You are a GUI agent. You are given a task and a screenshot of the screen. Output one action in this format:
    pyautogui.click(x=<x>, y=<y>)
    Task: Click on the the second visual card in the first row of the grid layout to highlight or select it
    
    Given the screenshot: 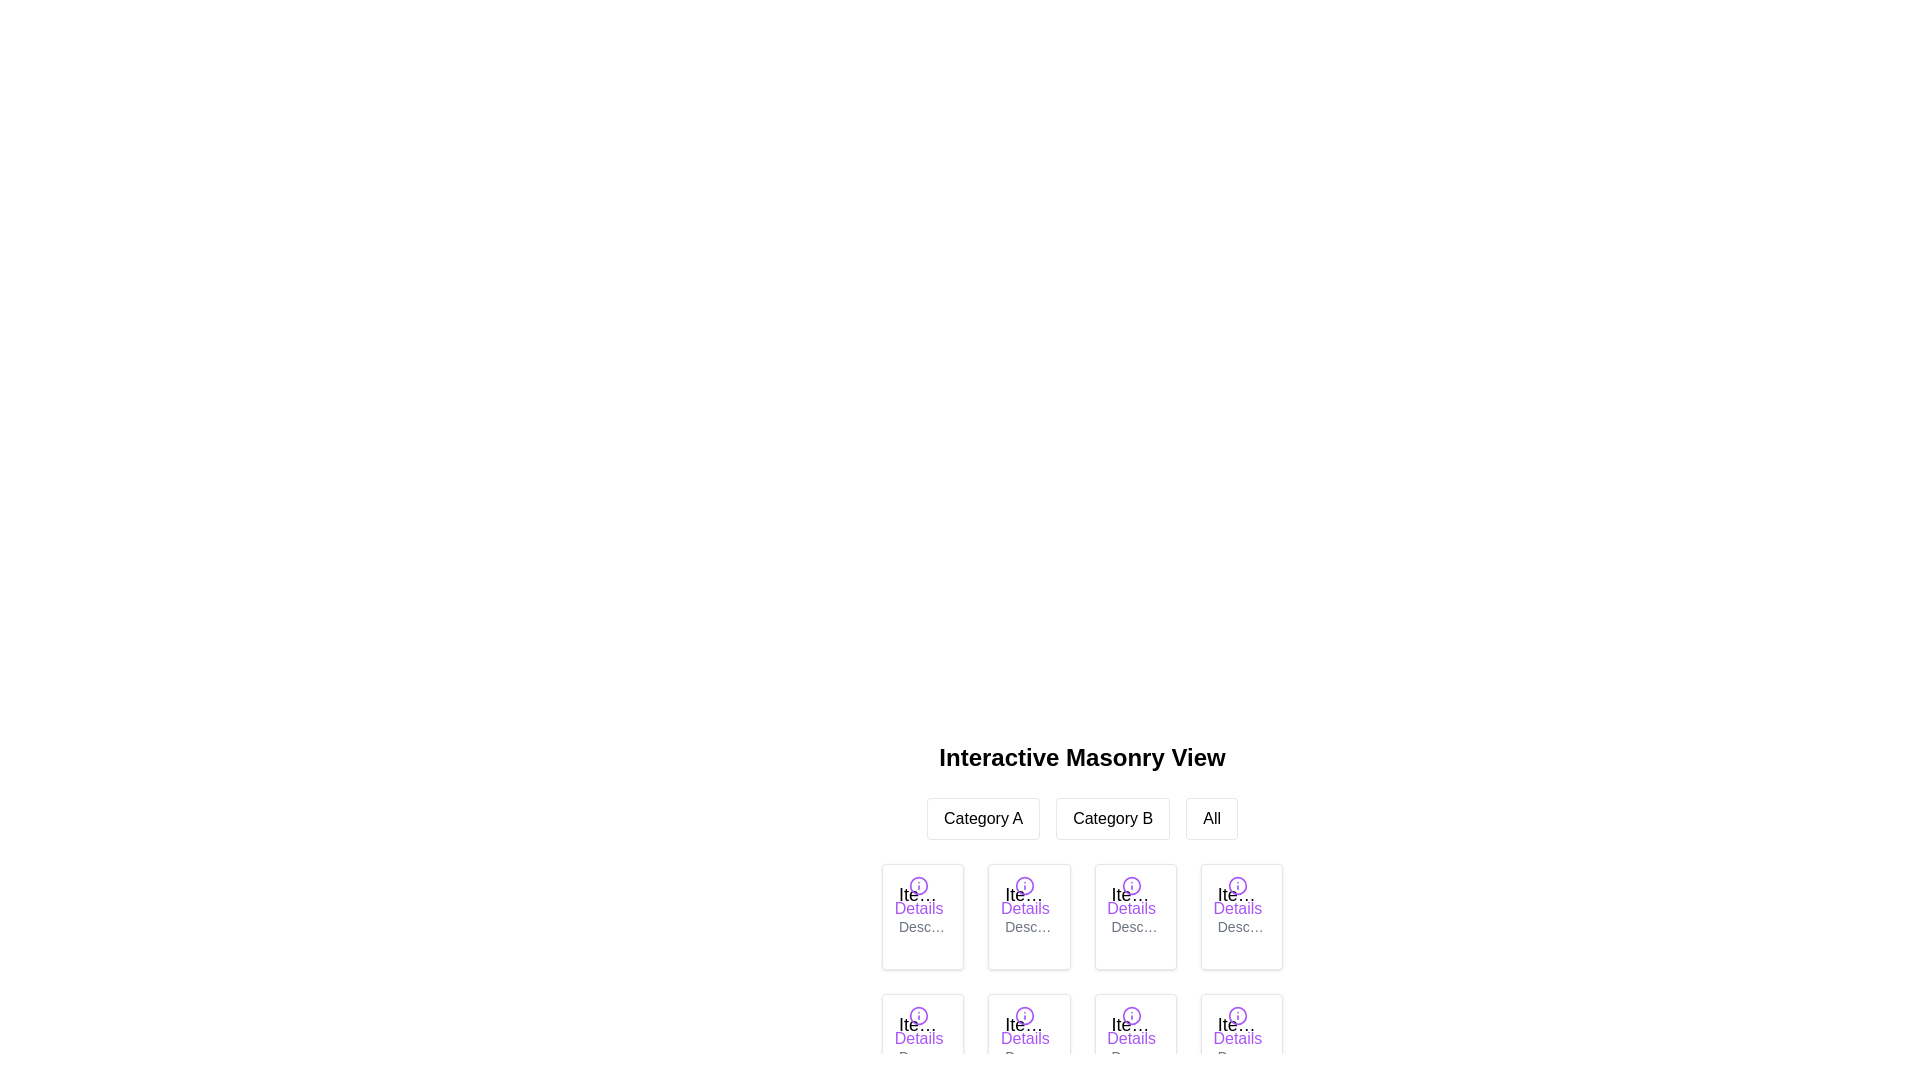 What is the action you would take?
    pyautogui.click(x=1029, y=917)
    